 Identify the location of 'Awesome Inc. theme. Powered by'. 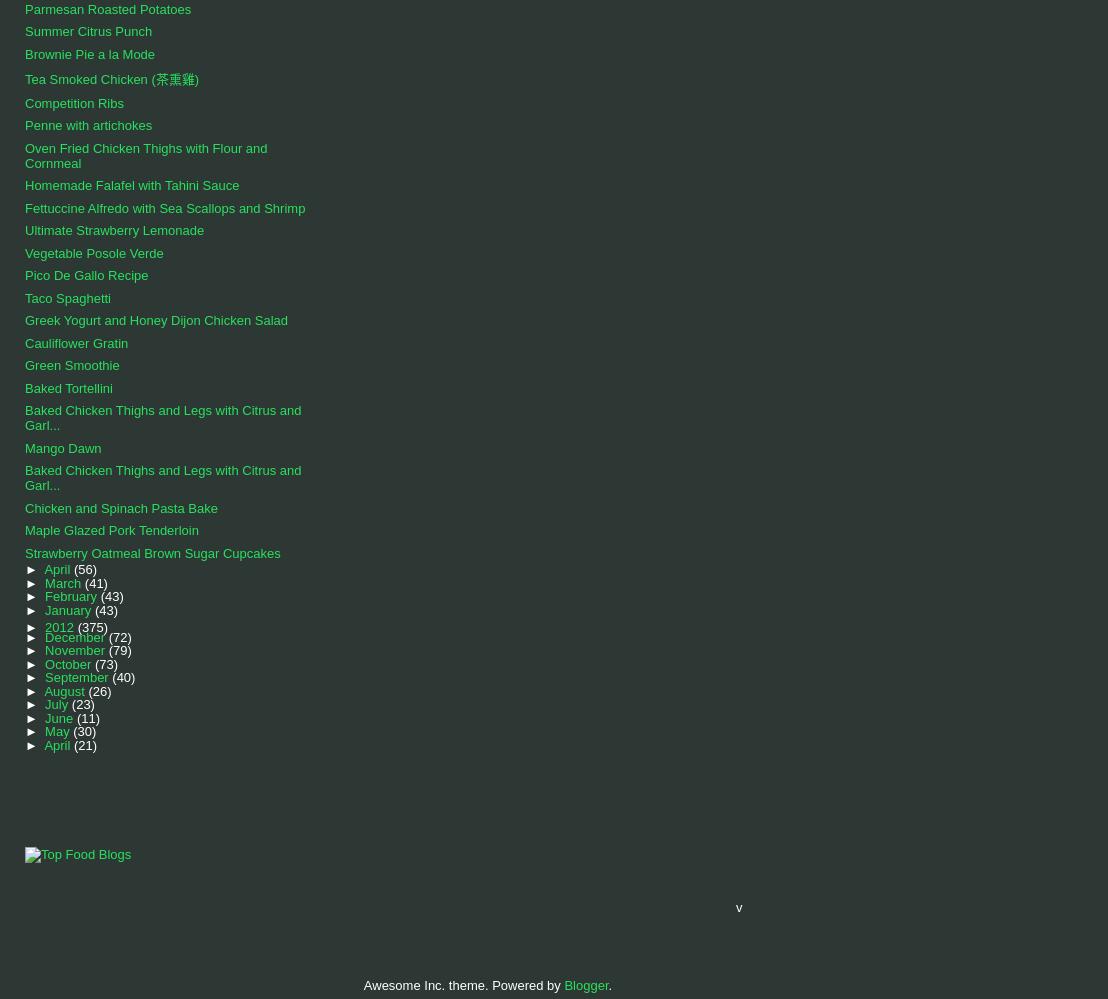
(361, 984).